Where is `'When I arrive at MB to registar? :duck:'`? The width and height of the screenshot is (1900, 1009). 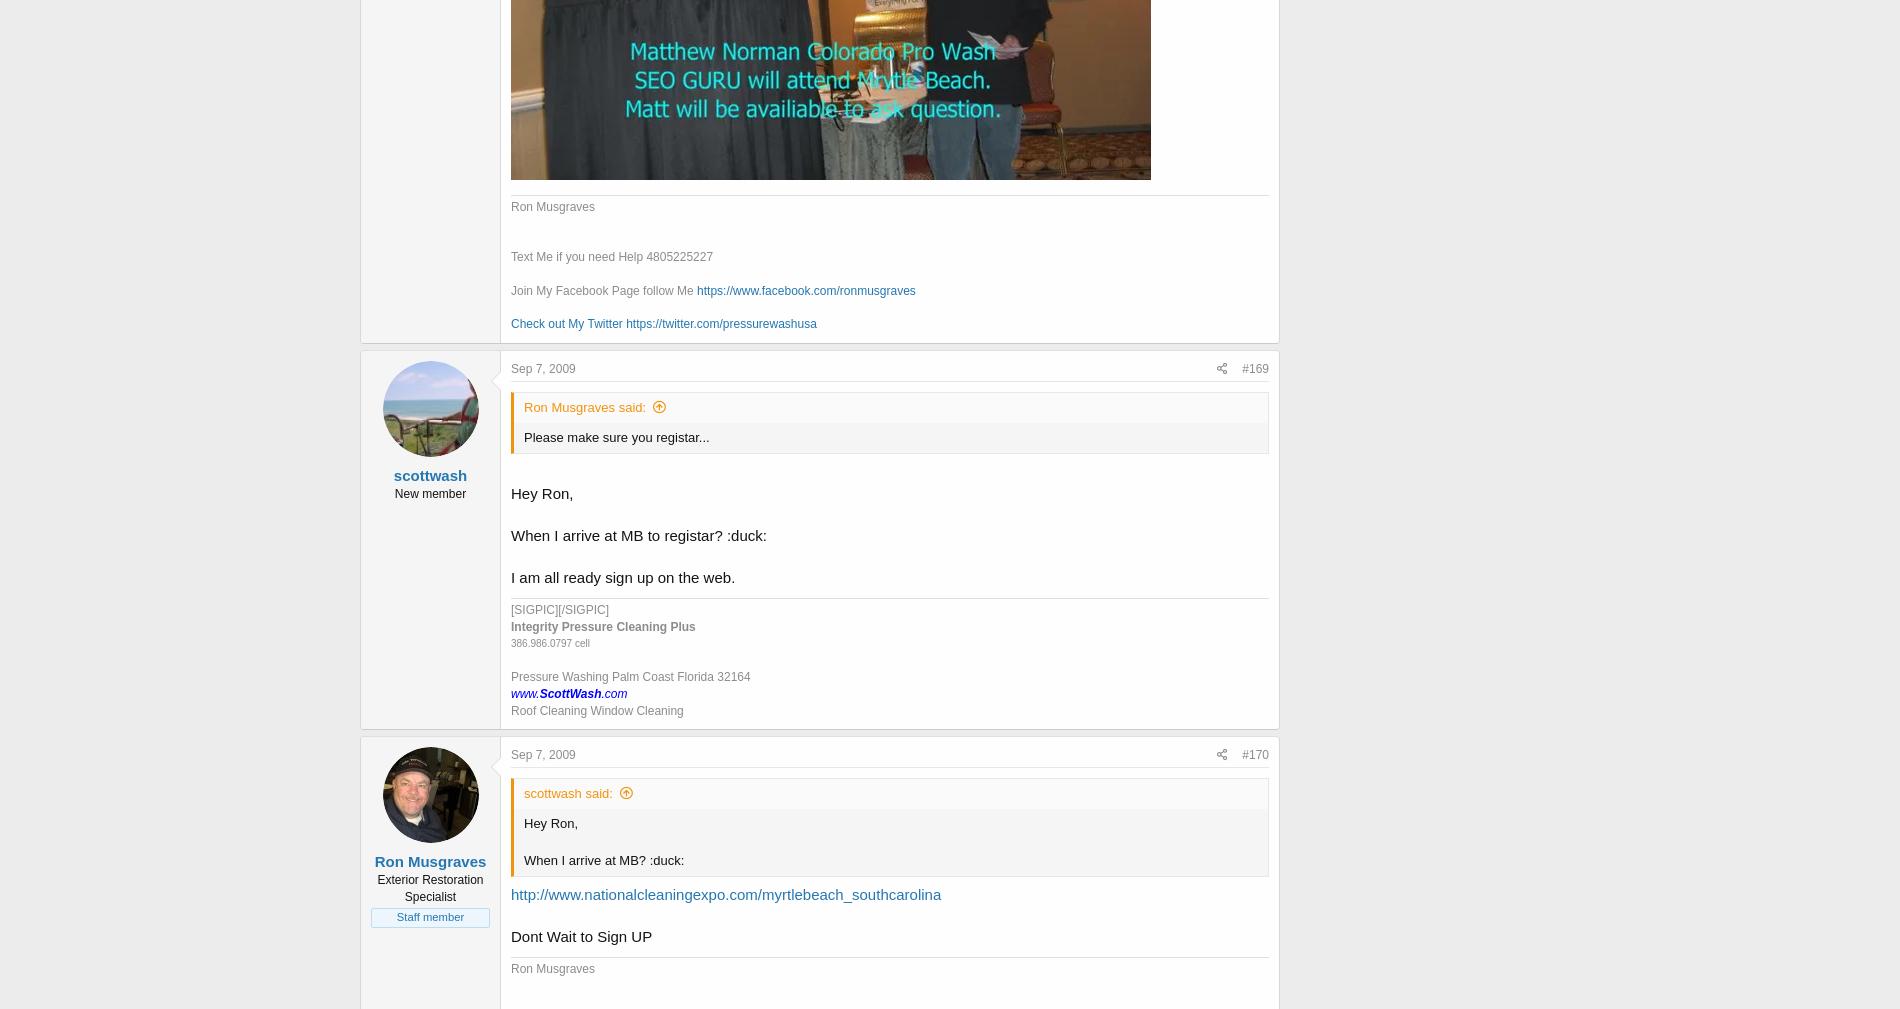 'When I arrive at MB to registar? :duck:' is located at coordinates (638, 534).